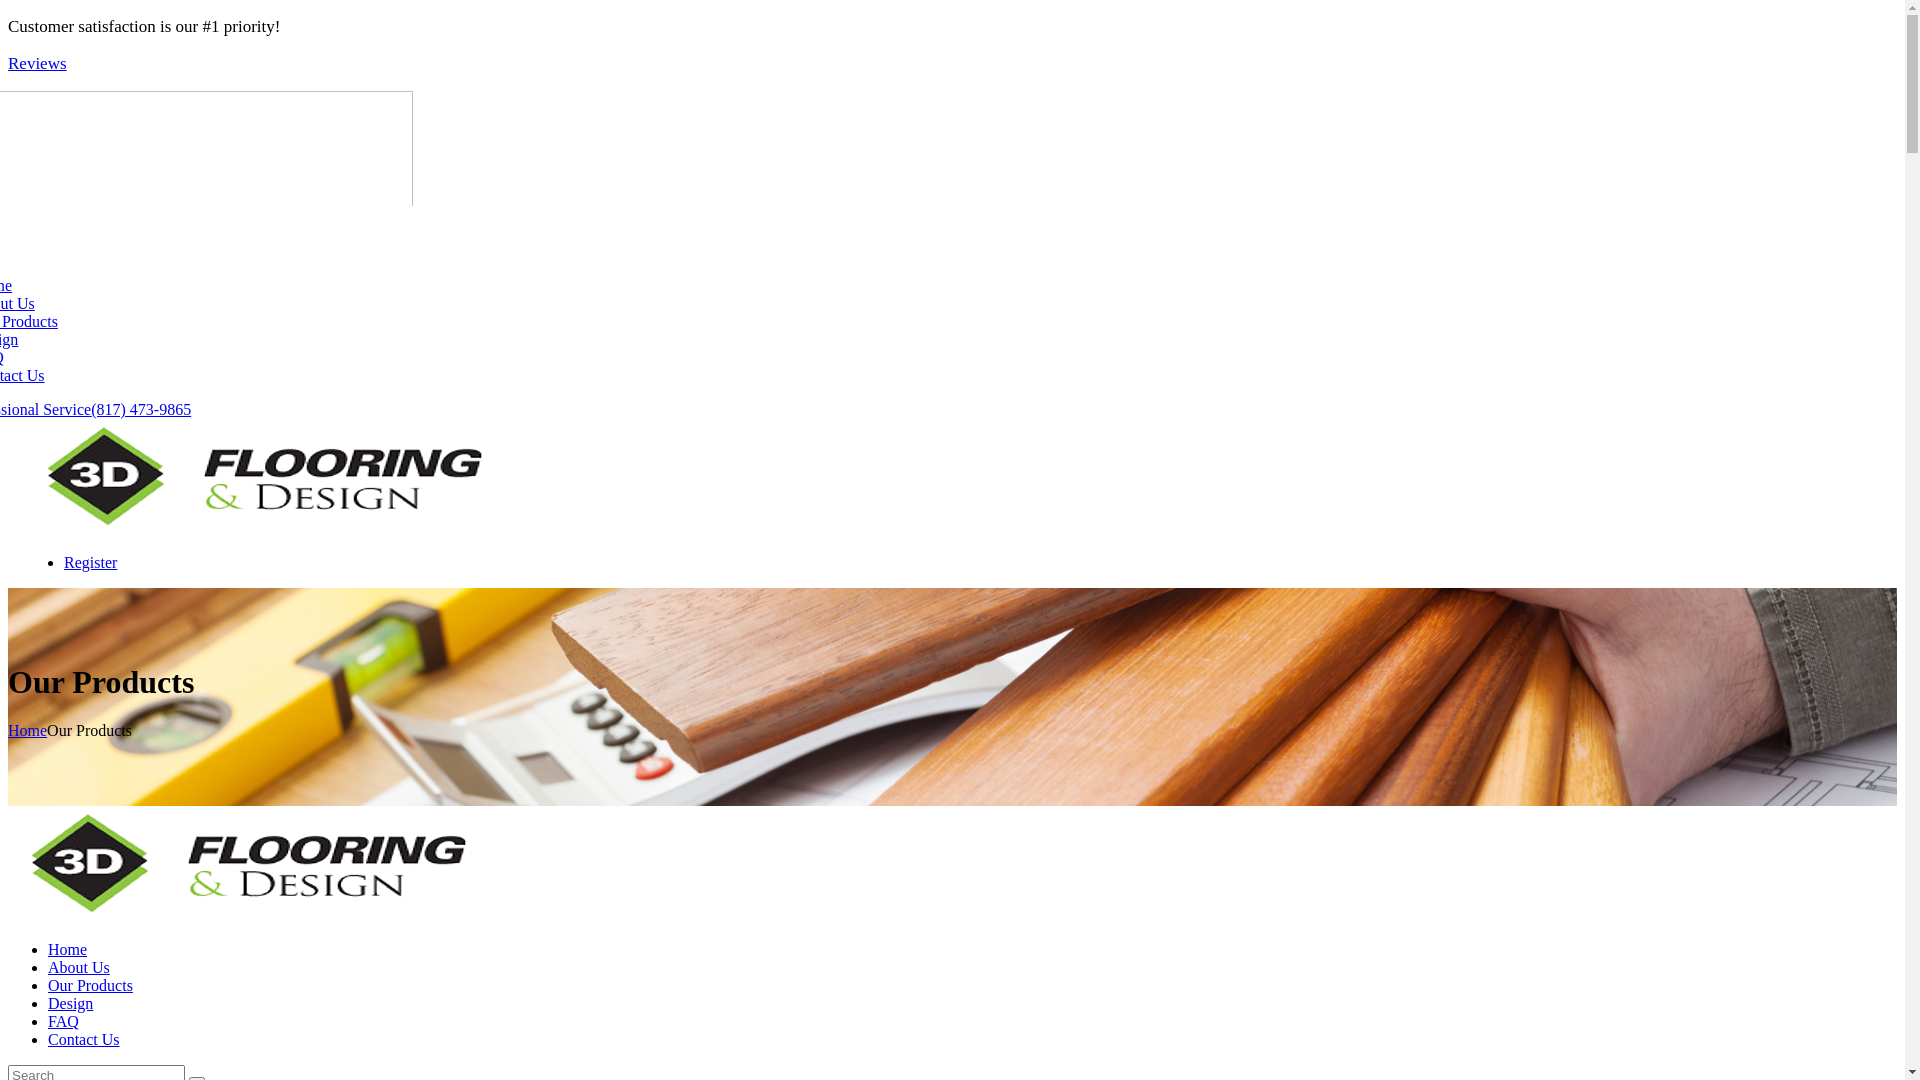  What do you see at coordinates (67, 948) in the screenshot?
I see `'Home'` at bounding box center [67, 948].